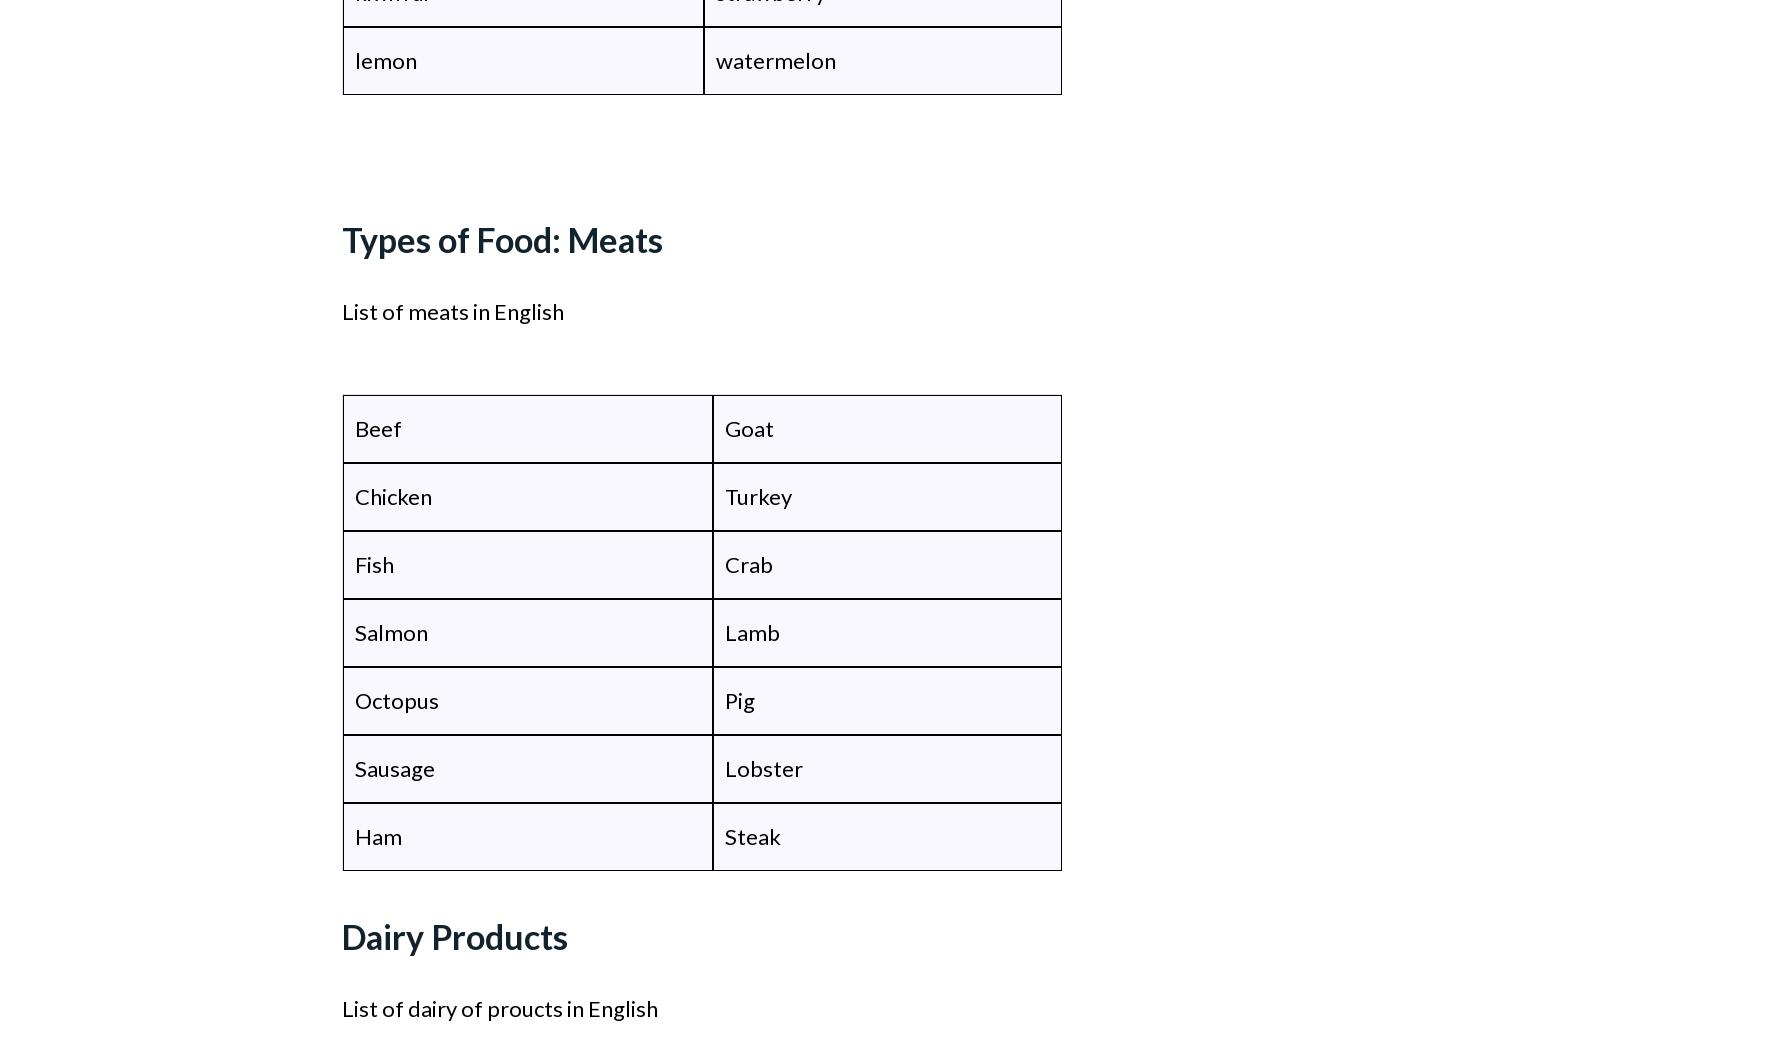 This screenshot has width=1784, height=1039. I want to click on 'Turkey', so click(757, 495).